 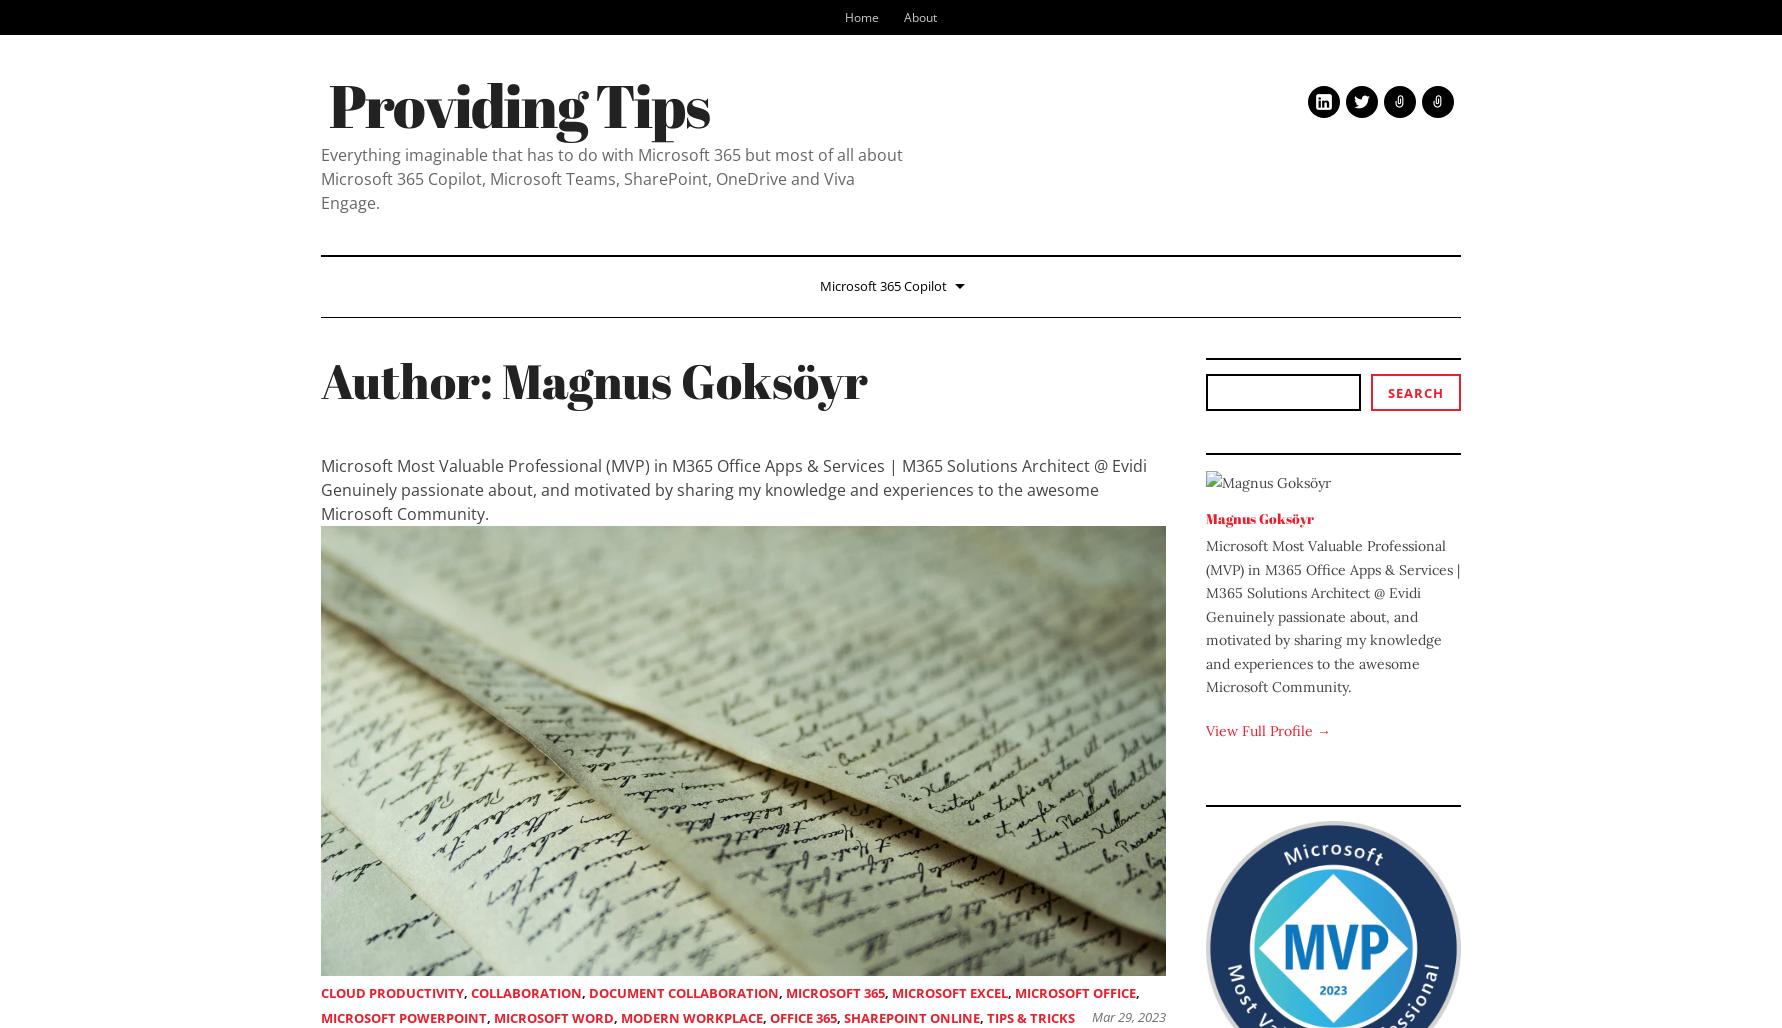 I want to click on 'Mar 29, 2023', so click(x=1129, y=1016).